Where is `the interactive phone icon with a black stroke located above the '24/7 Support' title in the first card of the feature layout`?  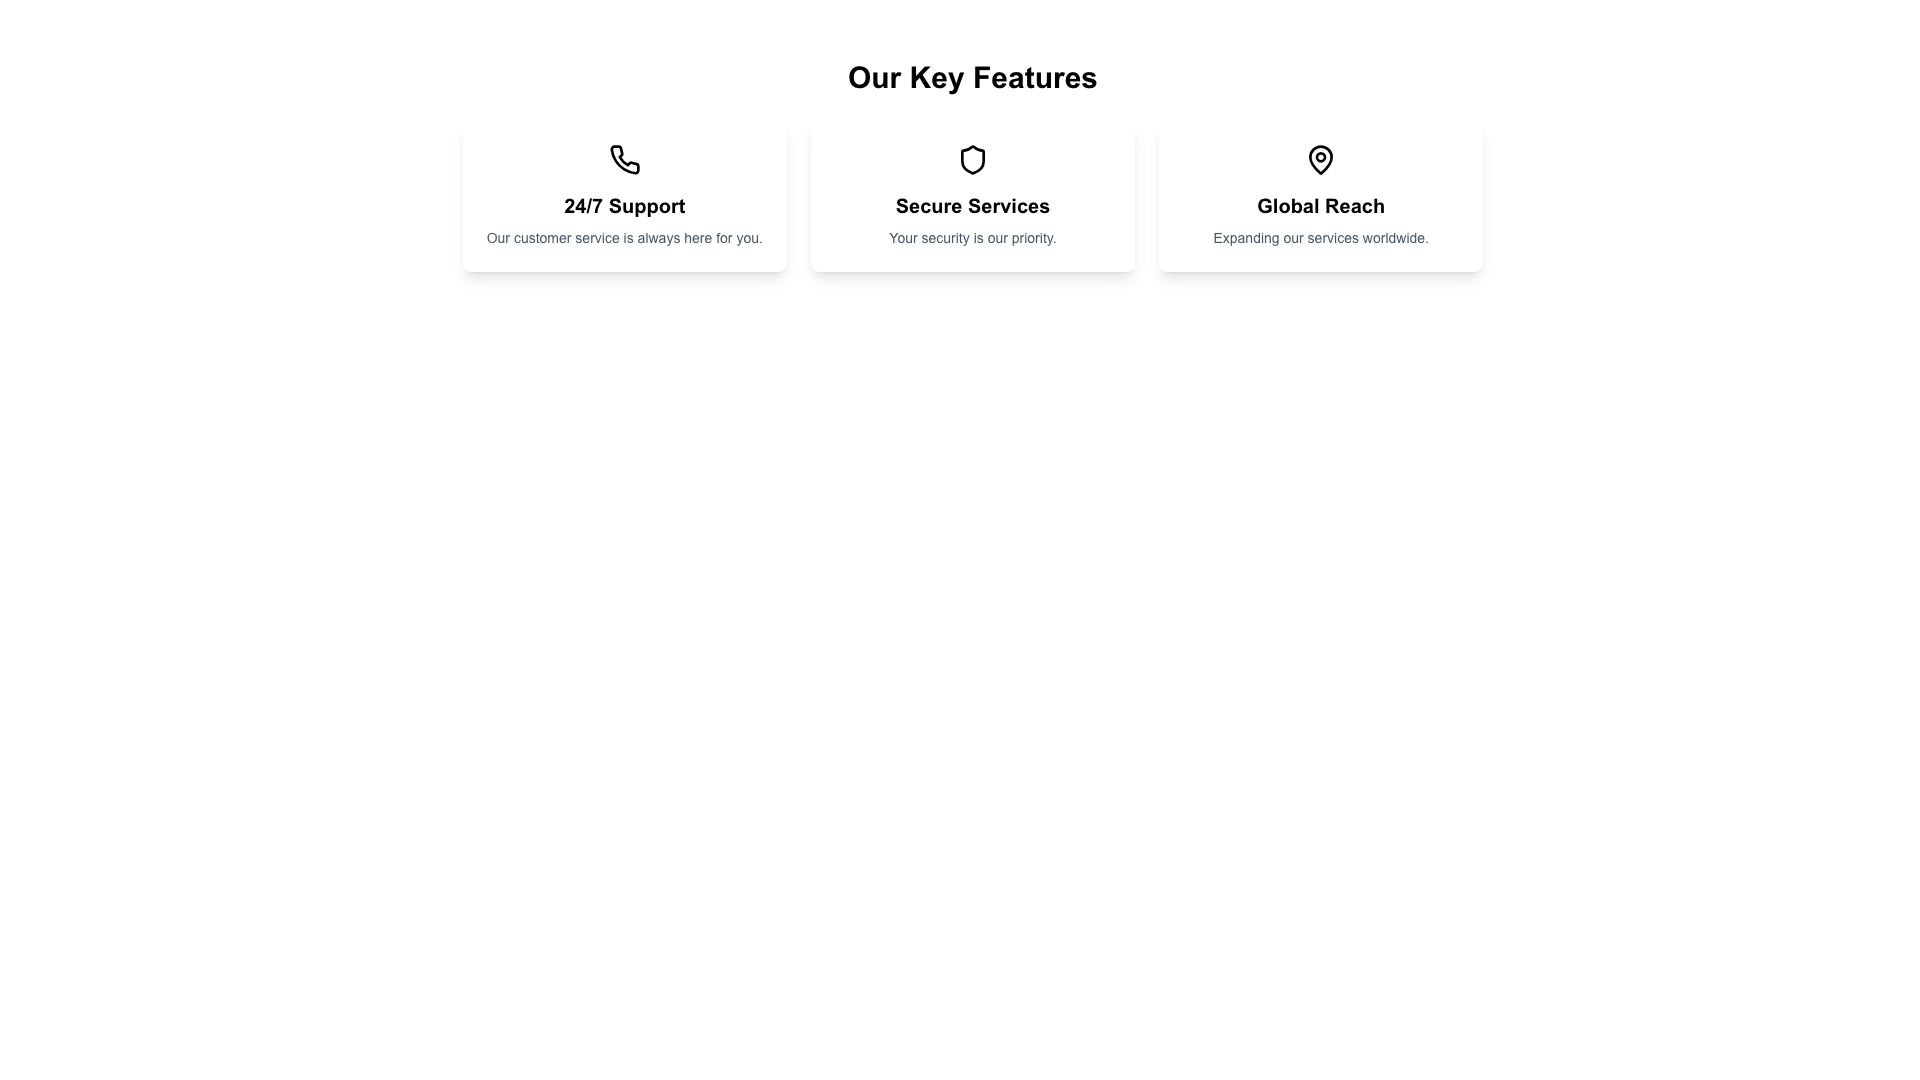
the interactive phone icon with a black stroke located above the '24/7 Support' title in the first card of the feature layout is located at coordinates (623, 158).